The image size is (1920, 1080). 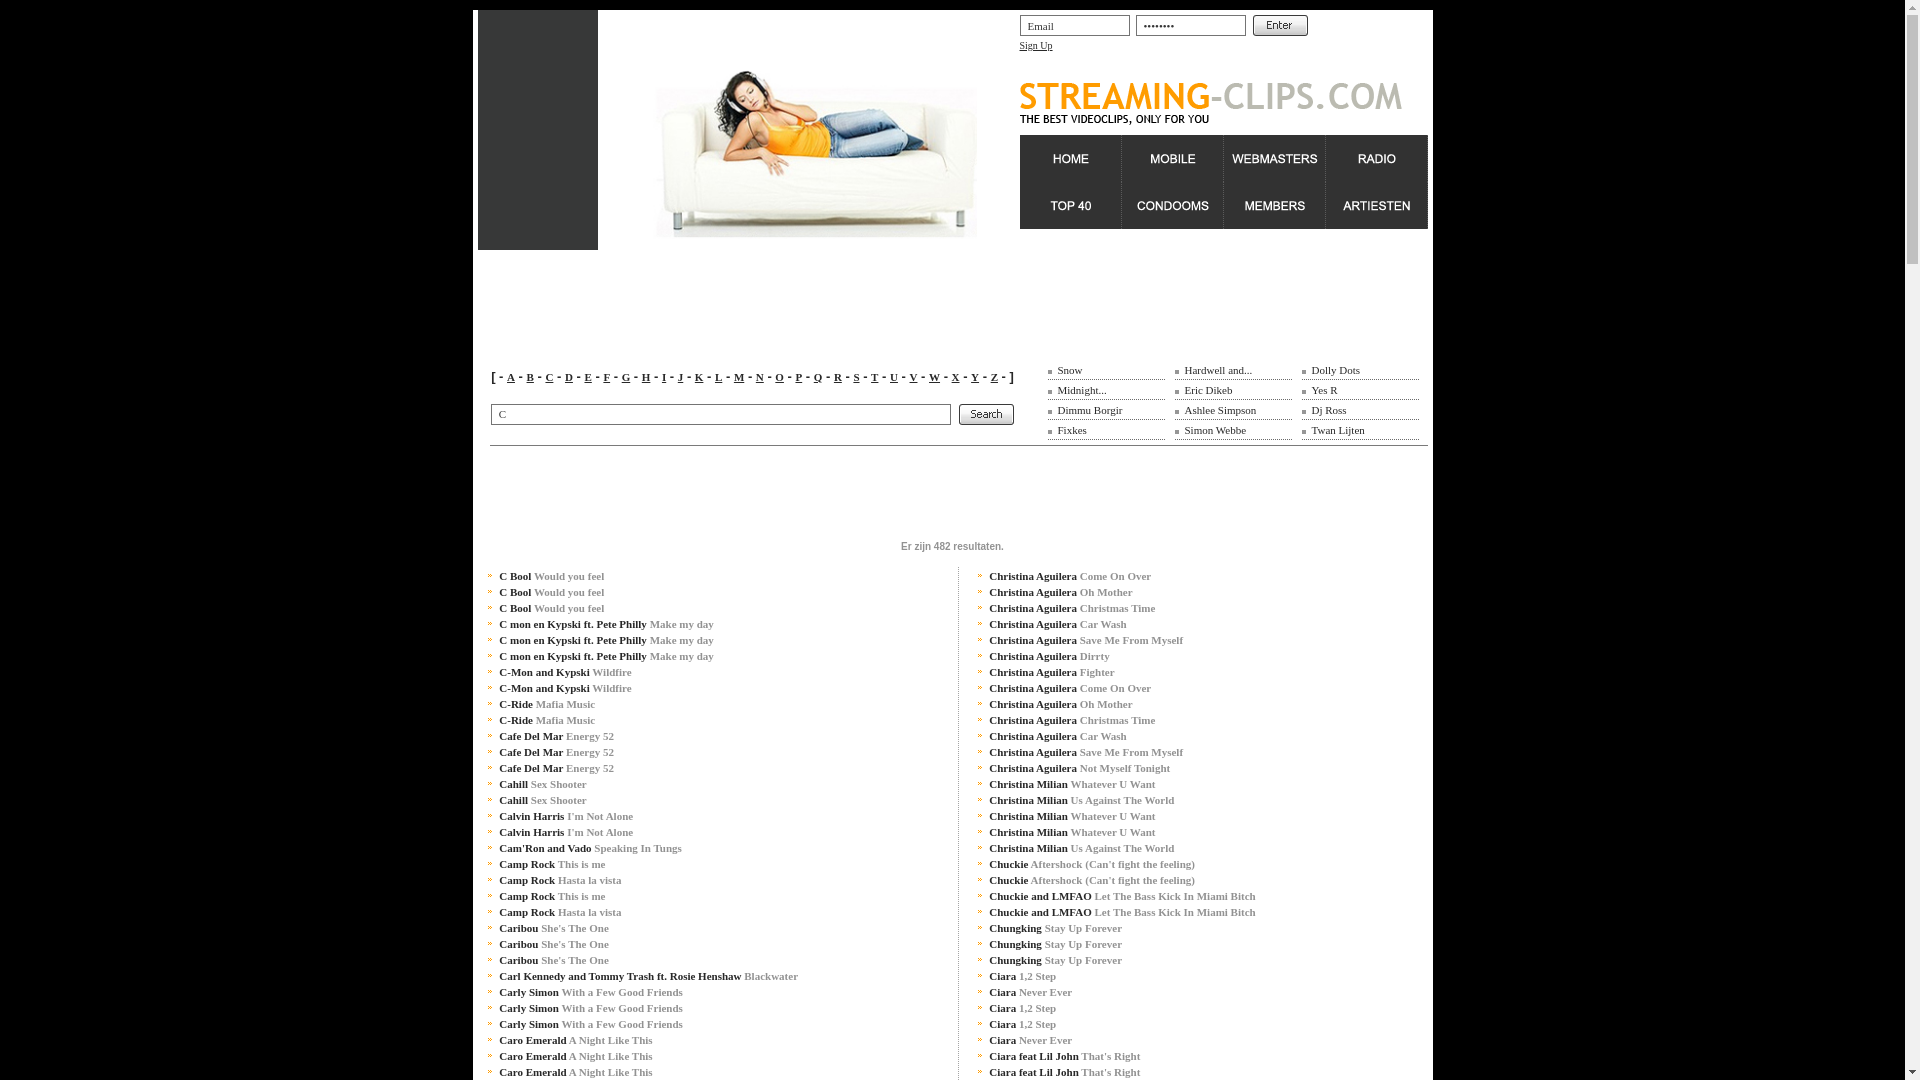 What do you see at coordinates (1069, 575) in the screenshot?
I see `'Christina Aguilera Come On Over'` at bounding box center [1069, 575].